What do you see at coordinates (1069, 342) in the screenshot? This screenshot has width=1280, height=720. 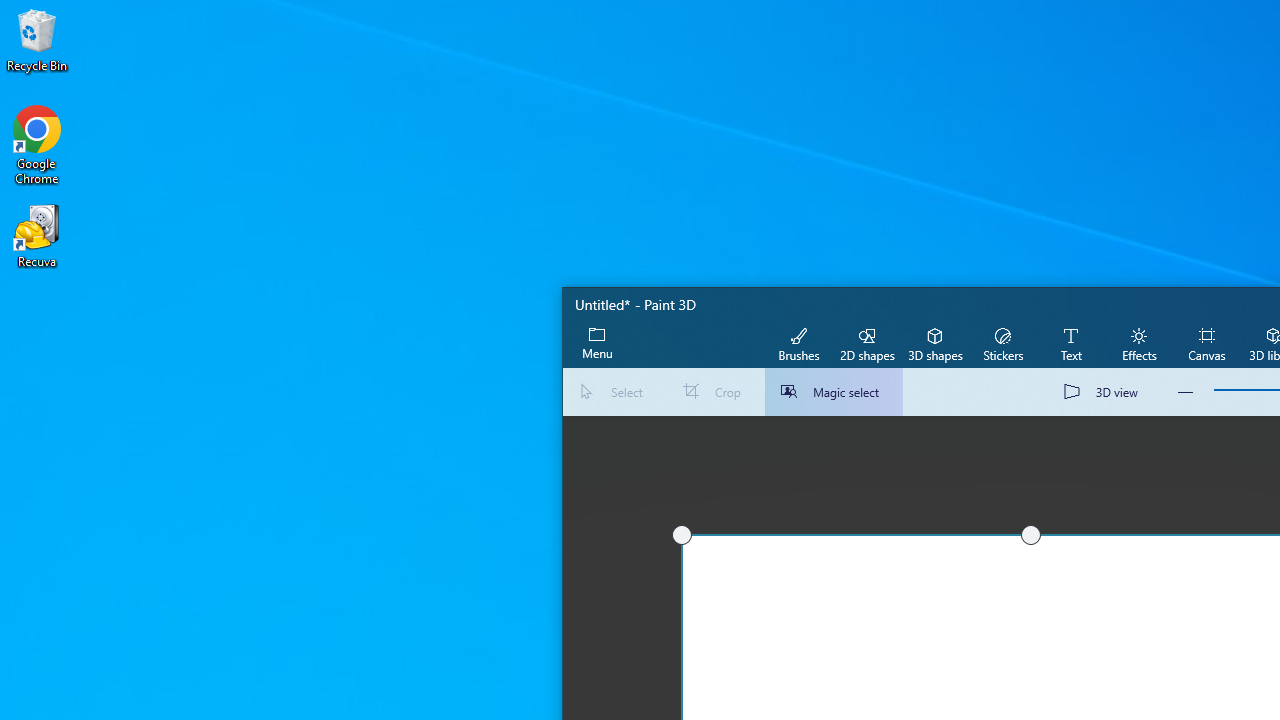 I see `'Text'` at bounding box center [1069, 342].